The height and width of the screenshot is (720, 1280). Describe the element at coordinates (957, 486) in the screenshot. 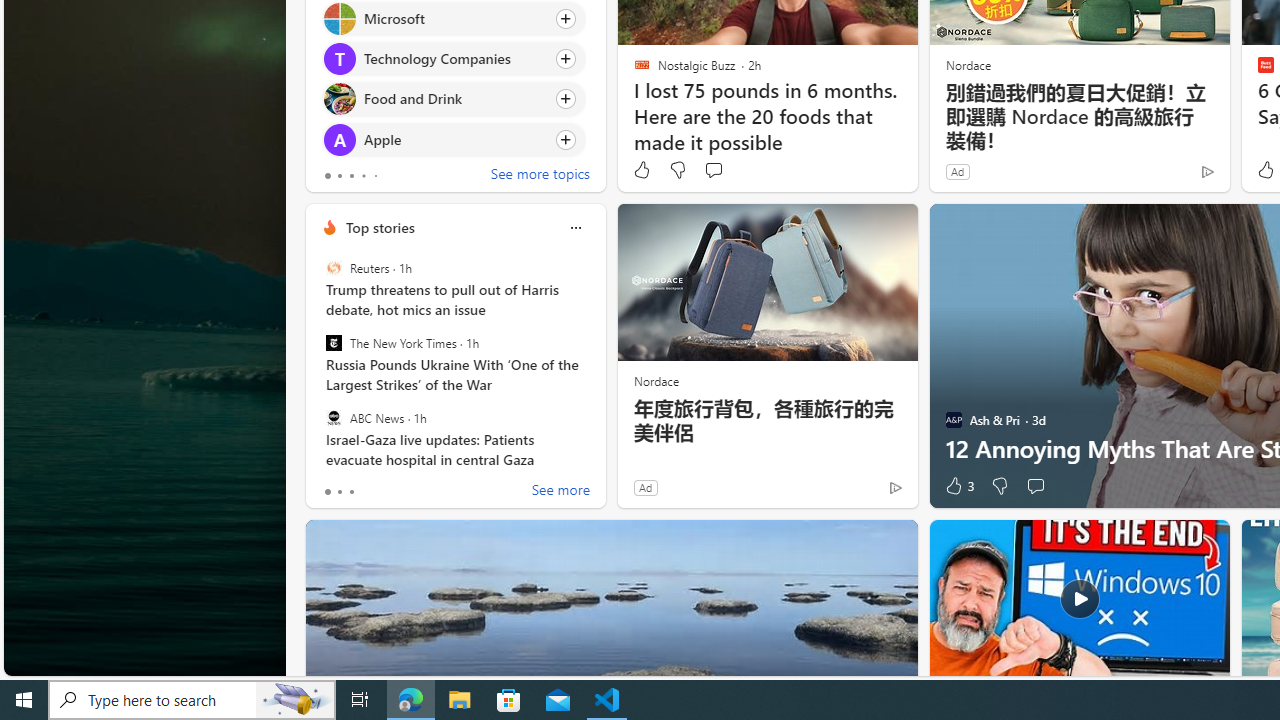

I see `'3 Like'` at that location.